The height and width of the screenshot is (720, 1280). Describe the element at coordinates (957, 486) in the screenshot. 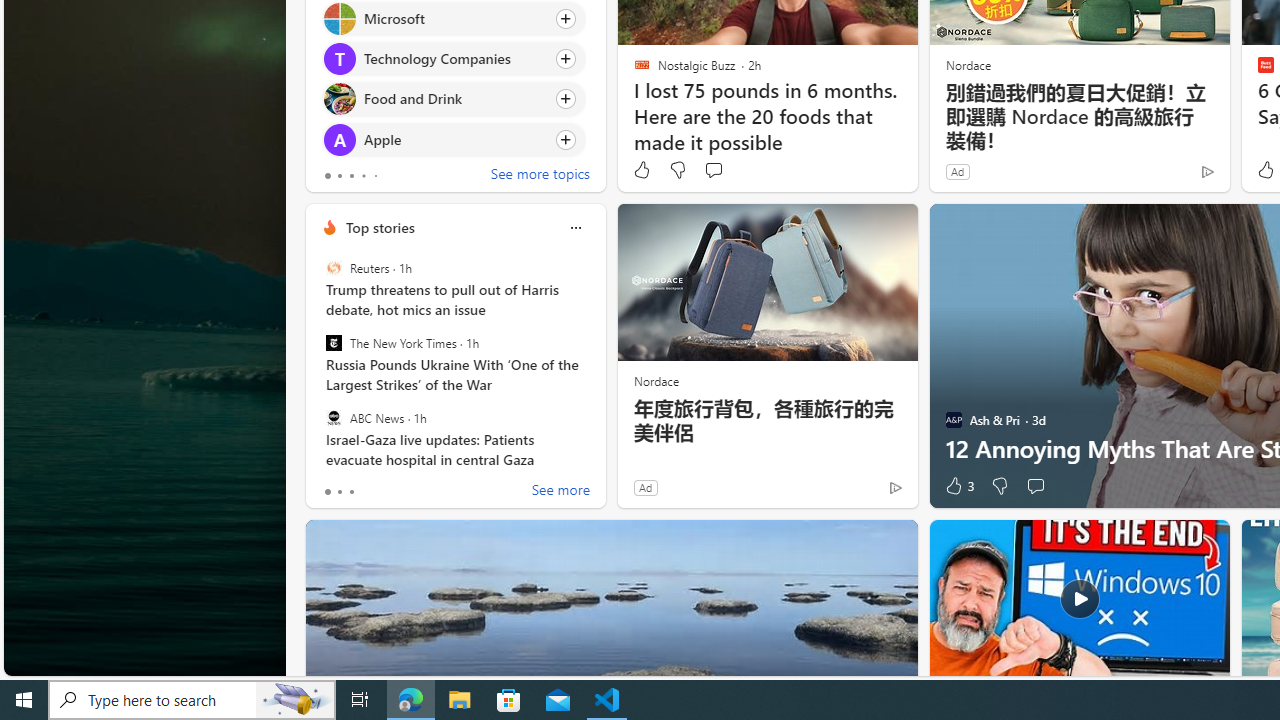

I see `'3 Like'` at that location.